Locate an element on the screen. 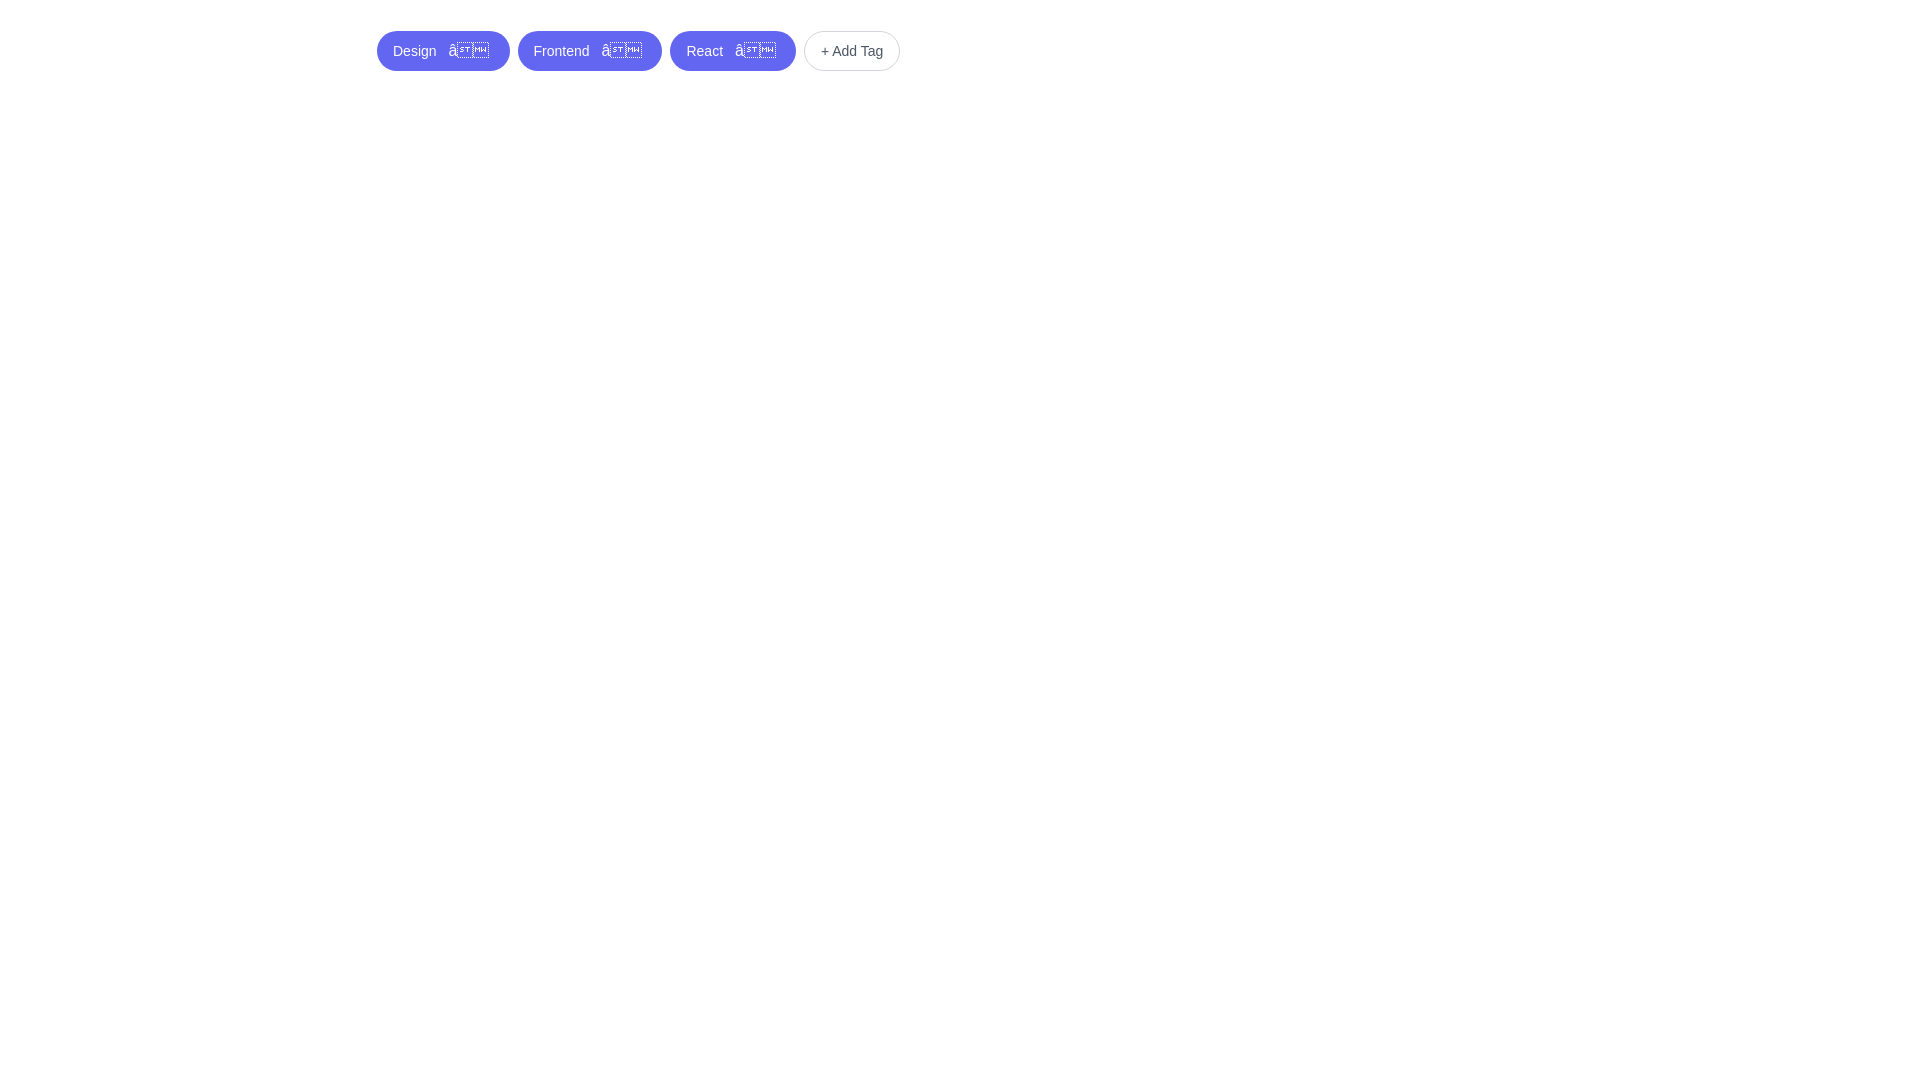 The height and width of the screenshot is (1080, 1920). the close button of the tag labeled React to remove it is located at coordinates (753, 49).